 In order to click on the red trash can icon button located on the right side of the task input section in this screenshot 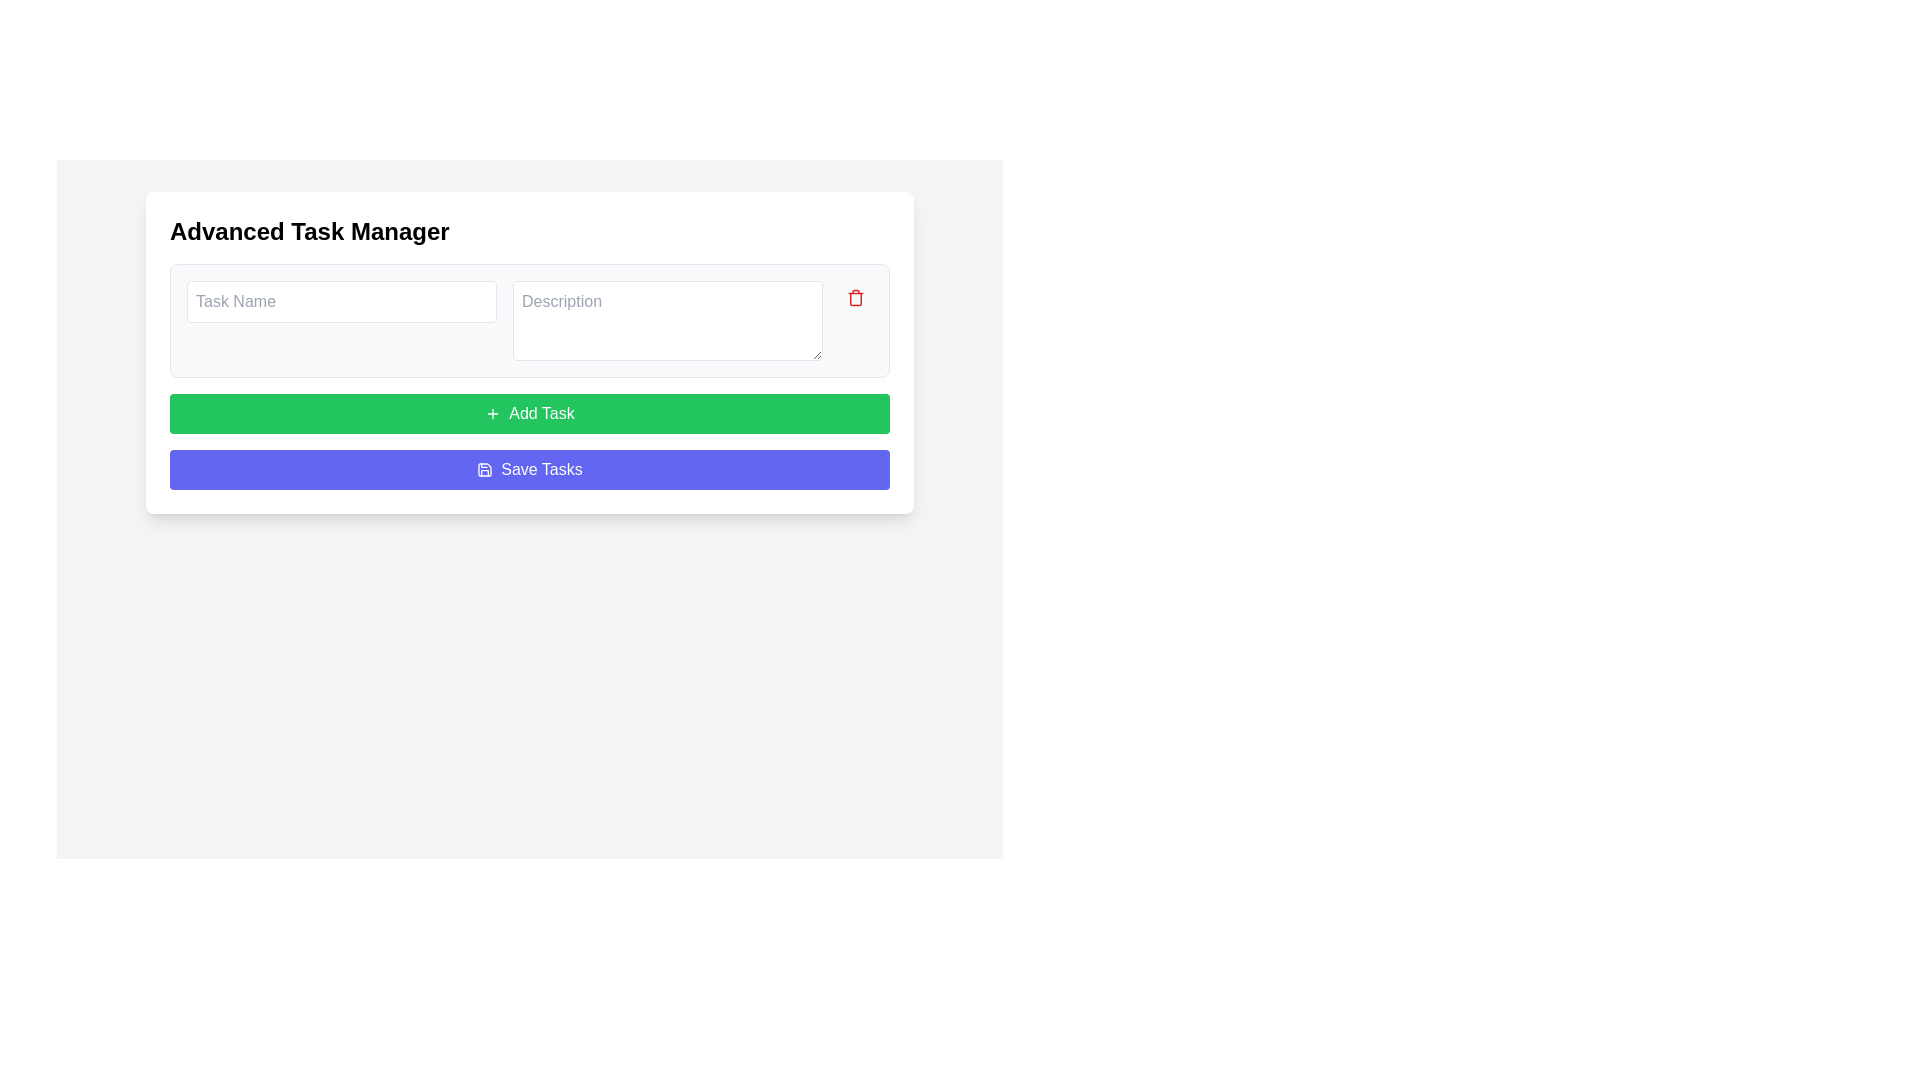, I will do `click(855, 297)`.